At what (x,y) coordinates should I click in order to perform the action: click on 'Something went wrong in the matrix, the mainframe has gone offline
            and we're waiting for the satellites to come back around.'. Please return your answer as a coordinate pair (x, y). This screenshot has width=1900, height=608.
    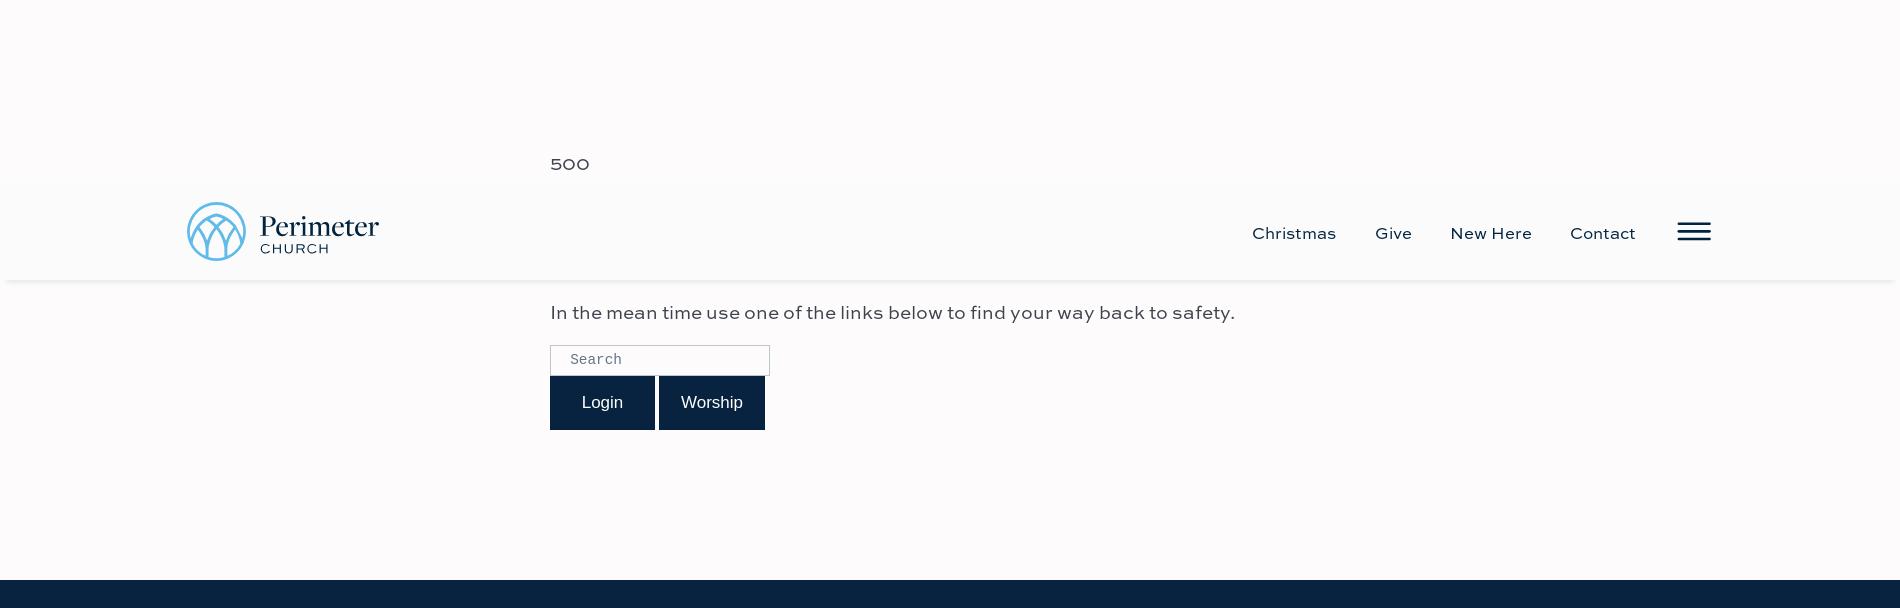
    Looking at the image, I should click on (945, 52).